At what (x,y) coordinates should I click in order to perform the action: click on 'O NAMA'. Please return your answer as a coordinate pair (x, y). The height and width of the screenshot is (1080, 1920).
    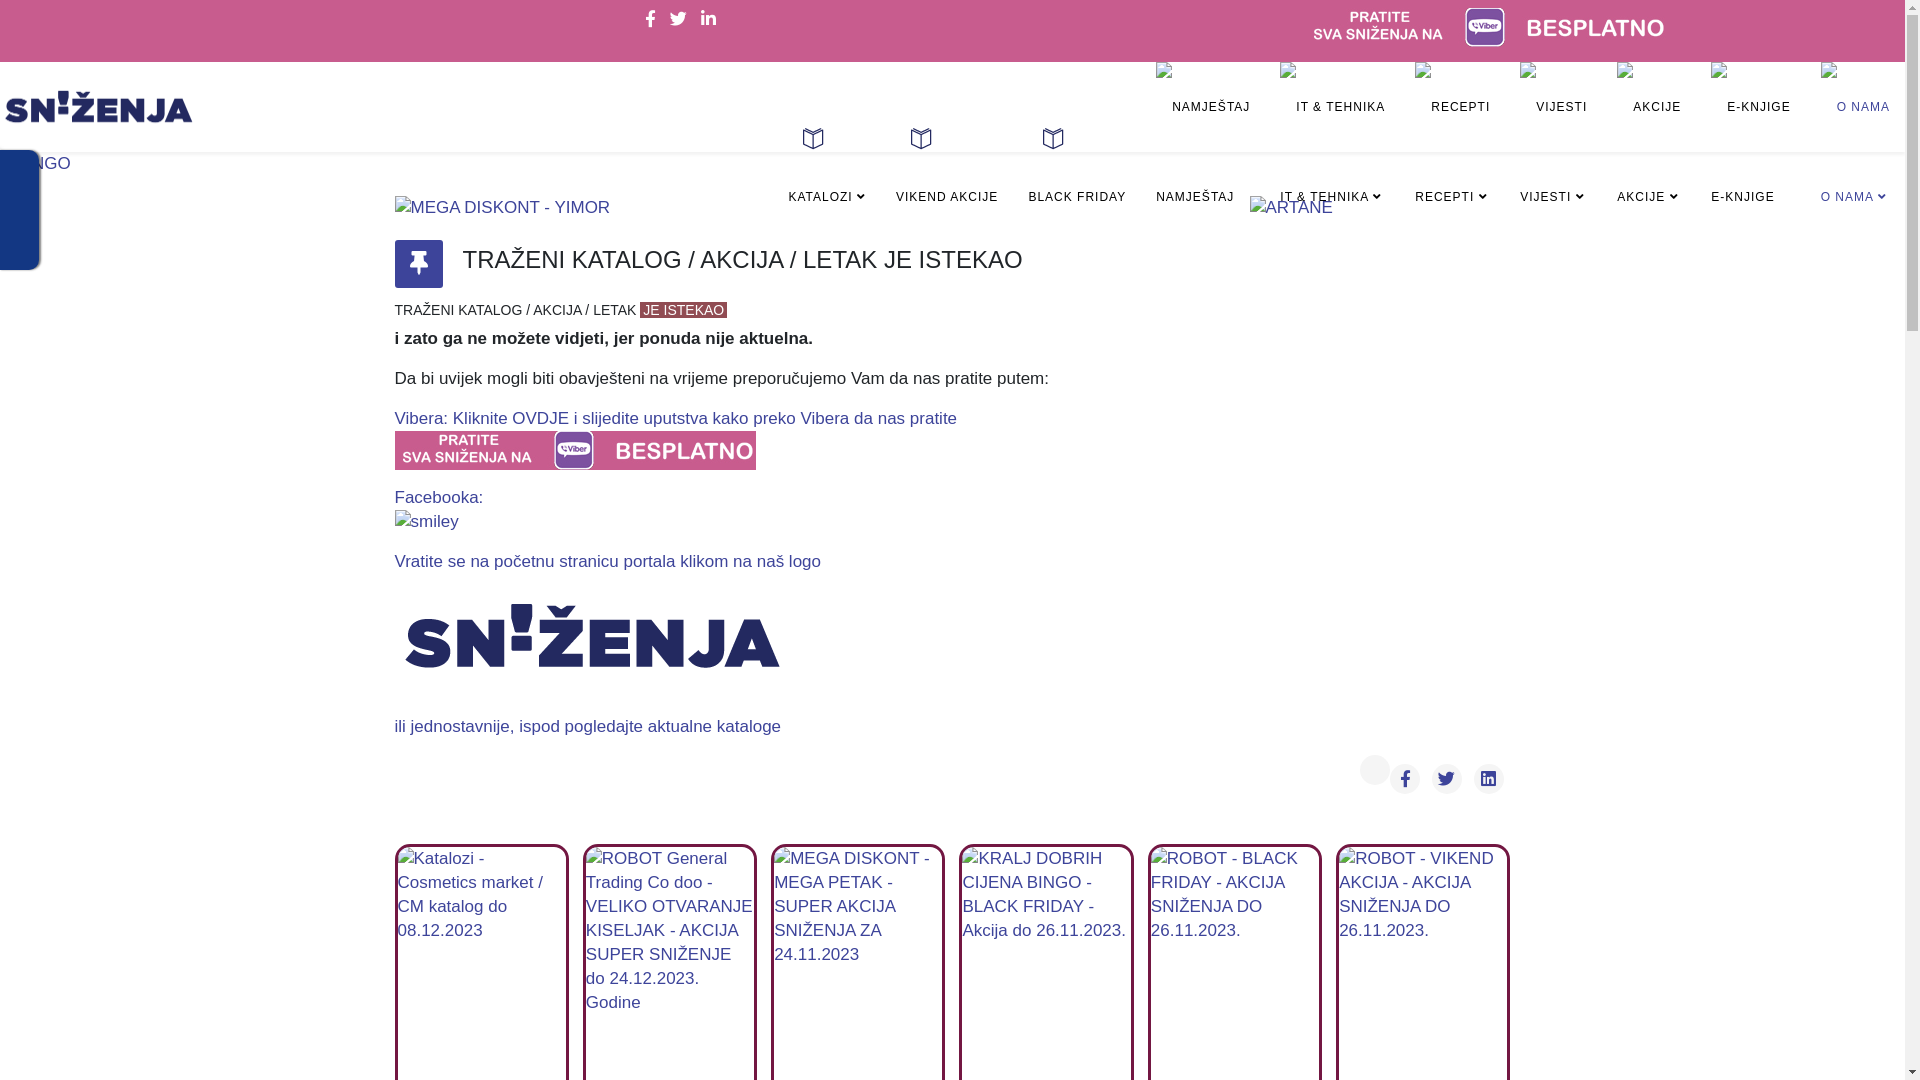
    Looking at the image, I should click on (1854, 150).